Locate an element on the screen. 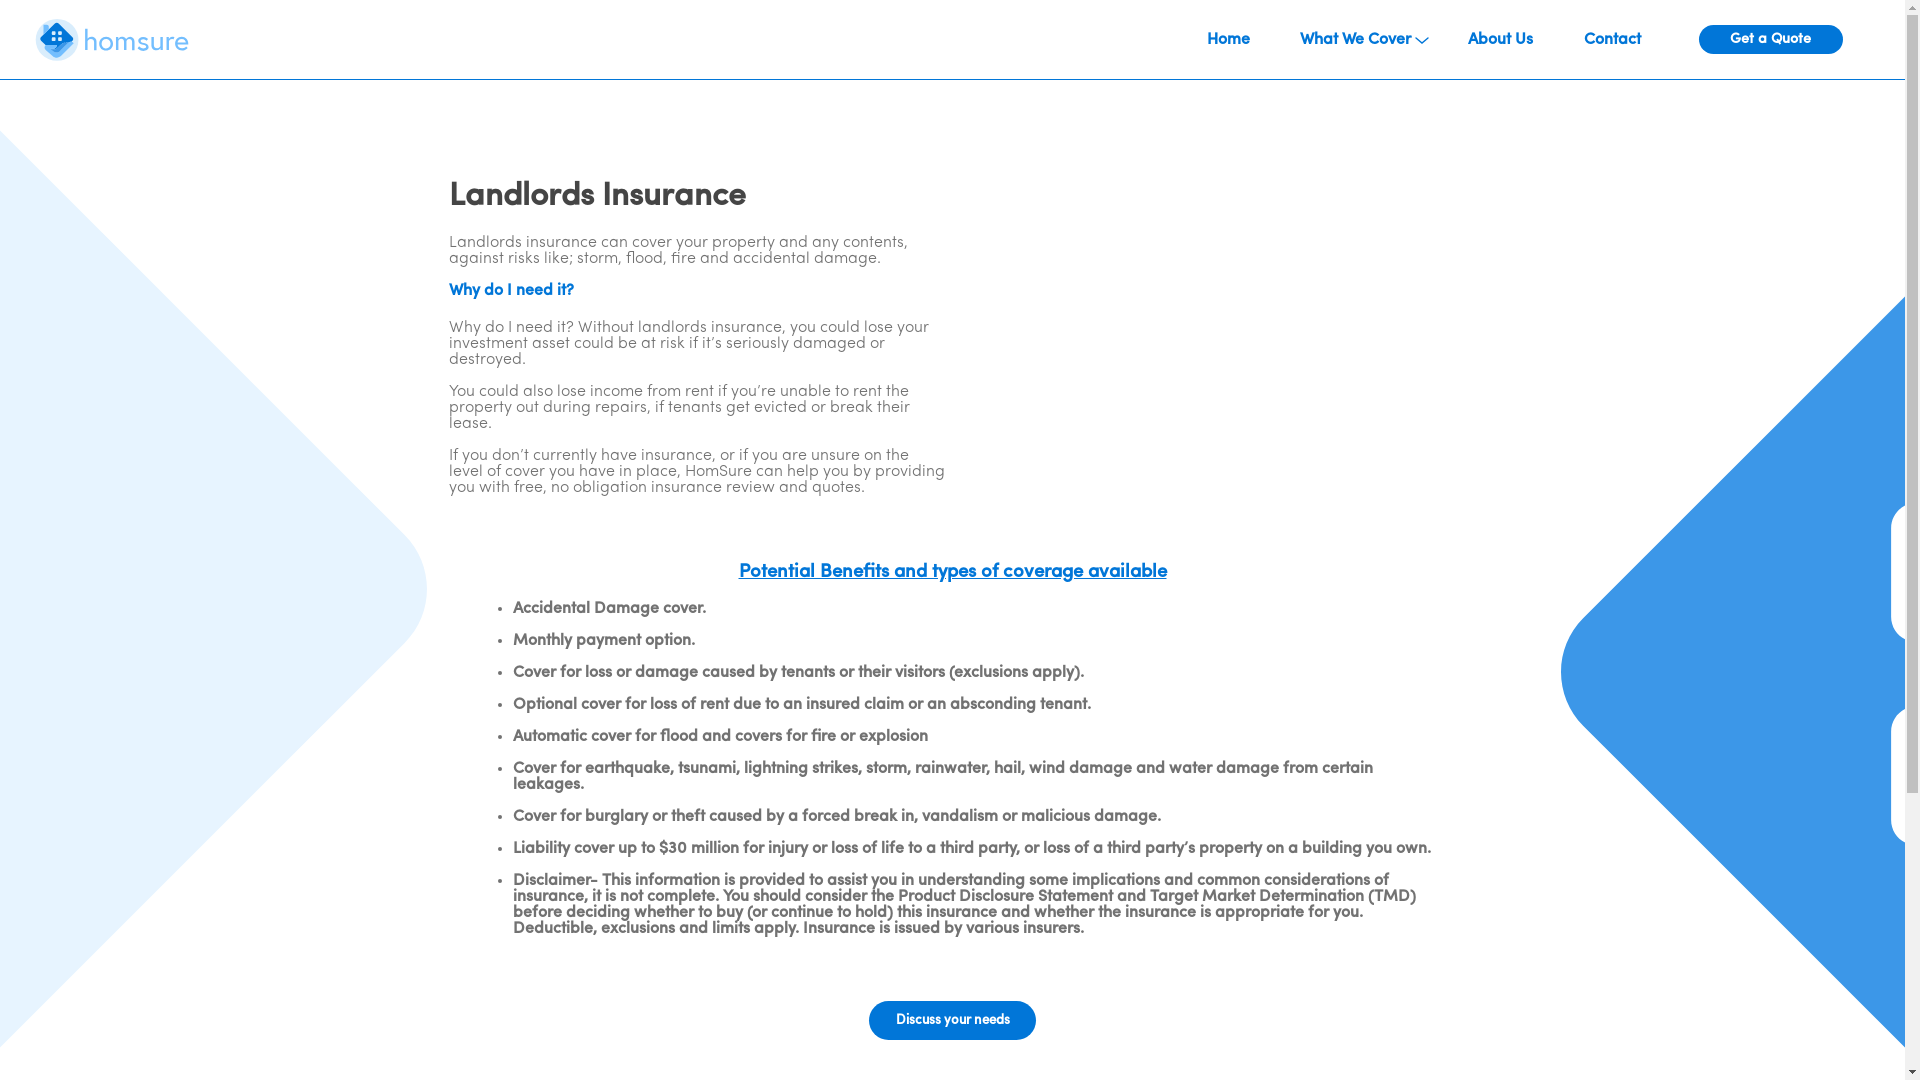  'Discuss your needs' is located at coordinates (951, 1019).